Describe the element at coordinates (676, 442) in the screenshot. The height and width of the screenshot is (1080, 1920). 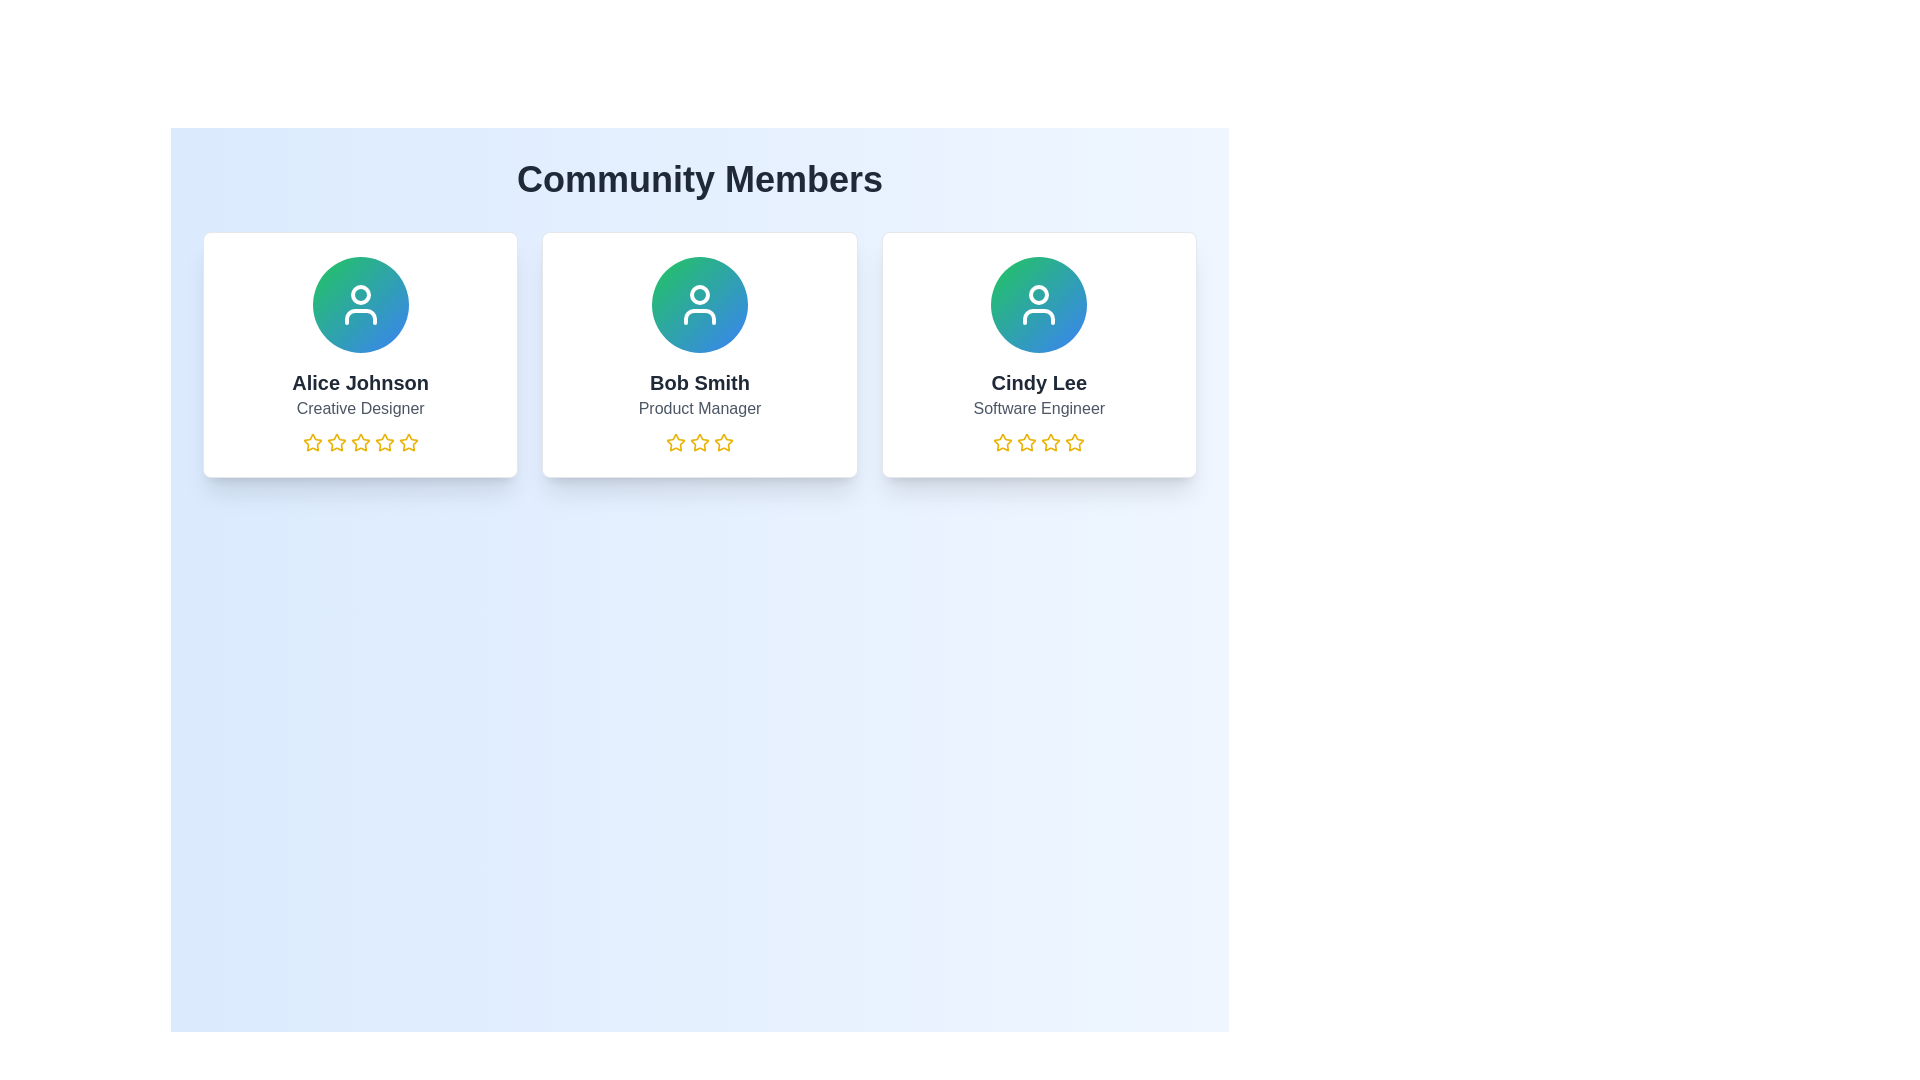
I see `the first star icon in the rating component to set a rating for Bob Smith's profile card` at that location.